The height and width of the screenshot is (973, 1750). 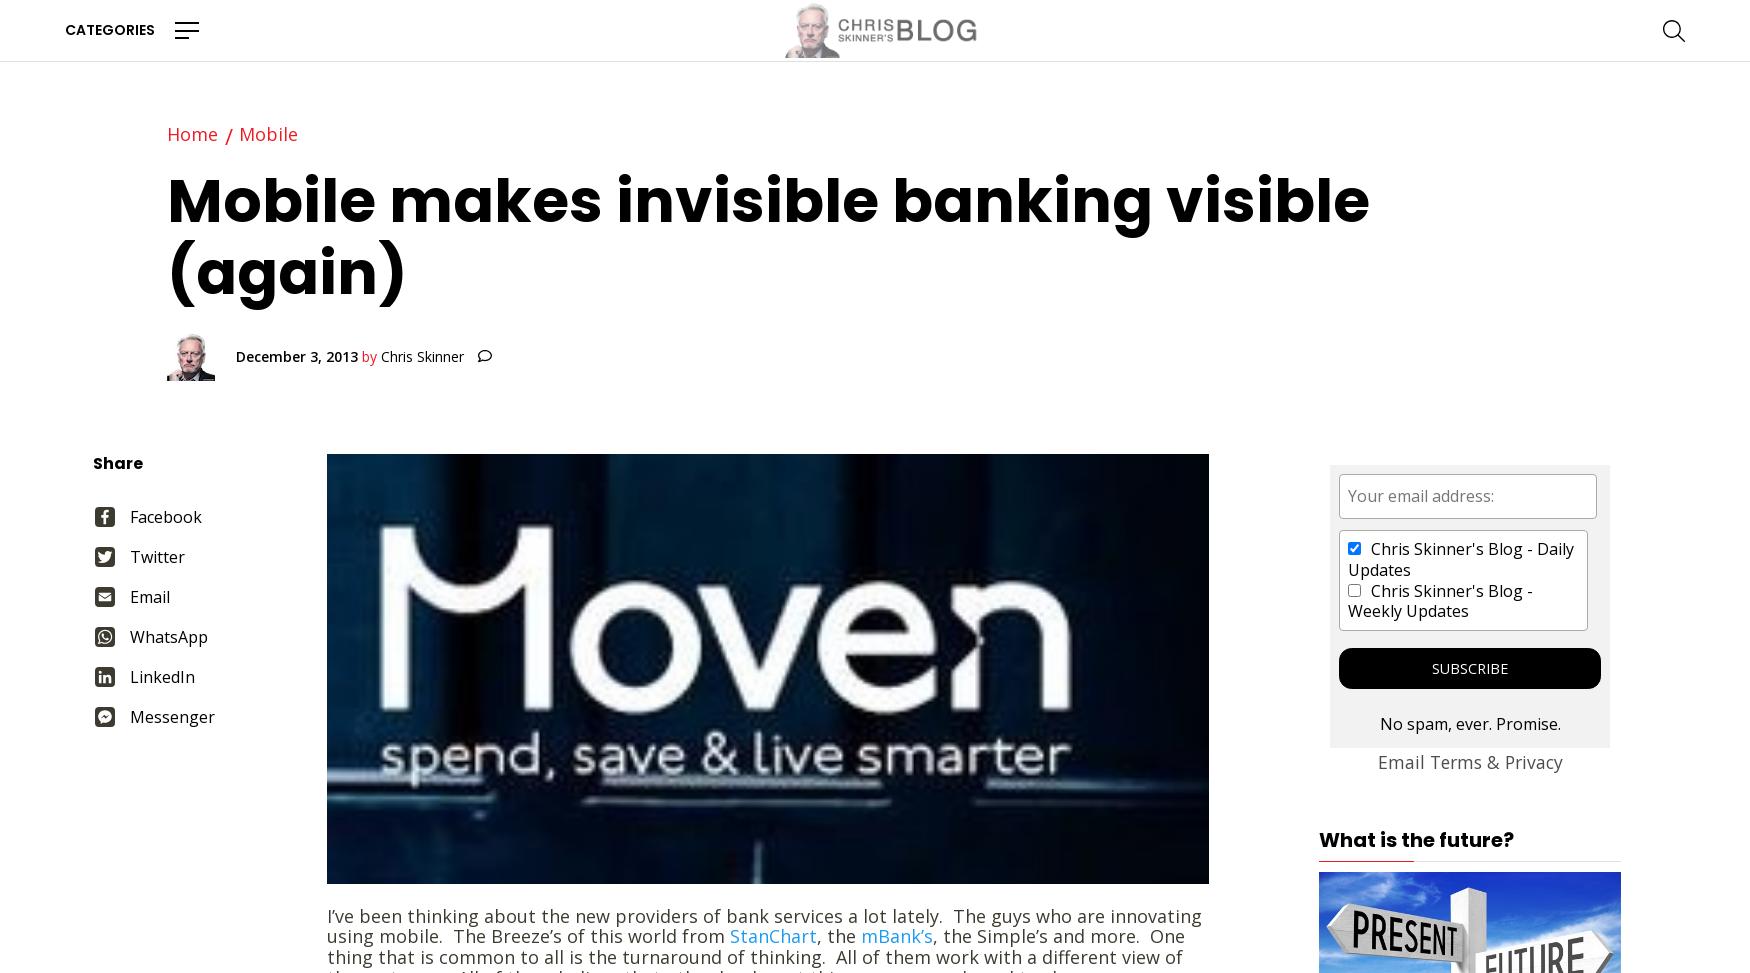 What do you see at coordinates (168, 634) in the screenshot?
I see `'WhatsApp'` at bounding box center [168, 634].